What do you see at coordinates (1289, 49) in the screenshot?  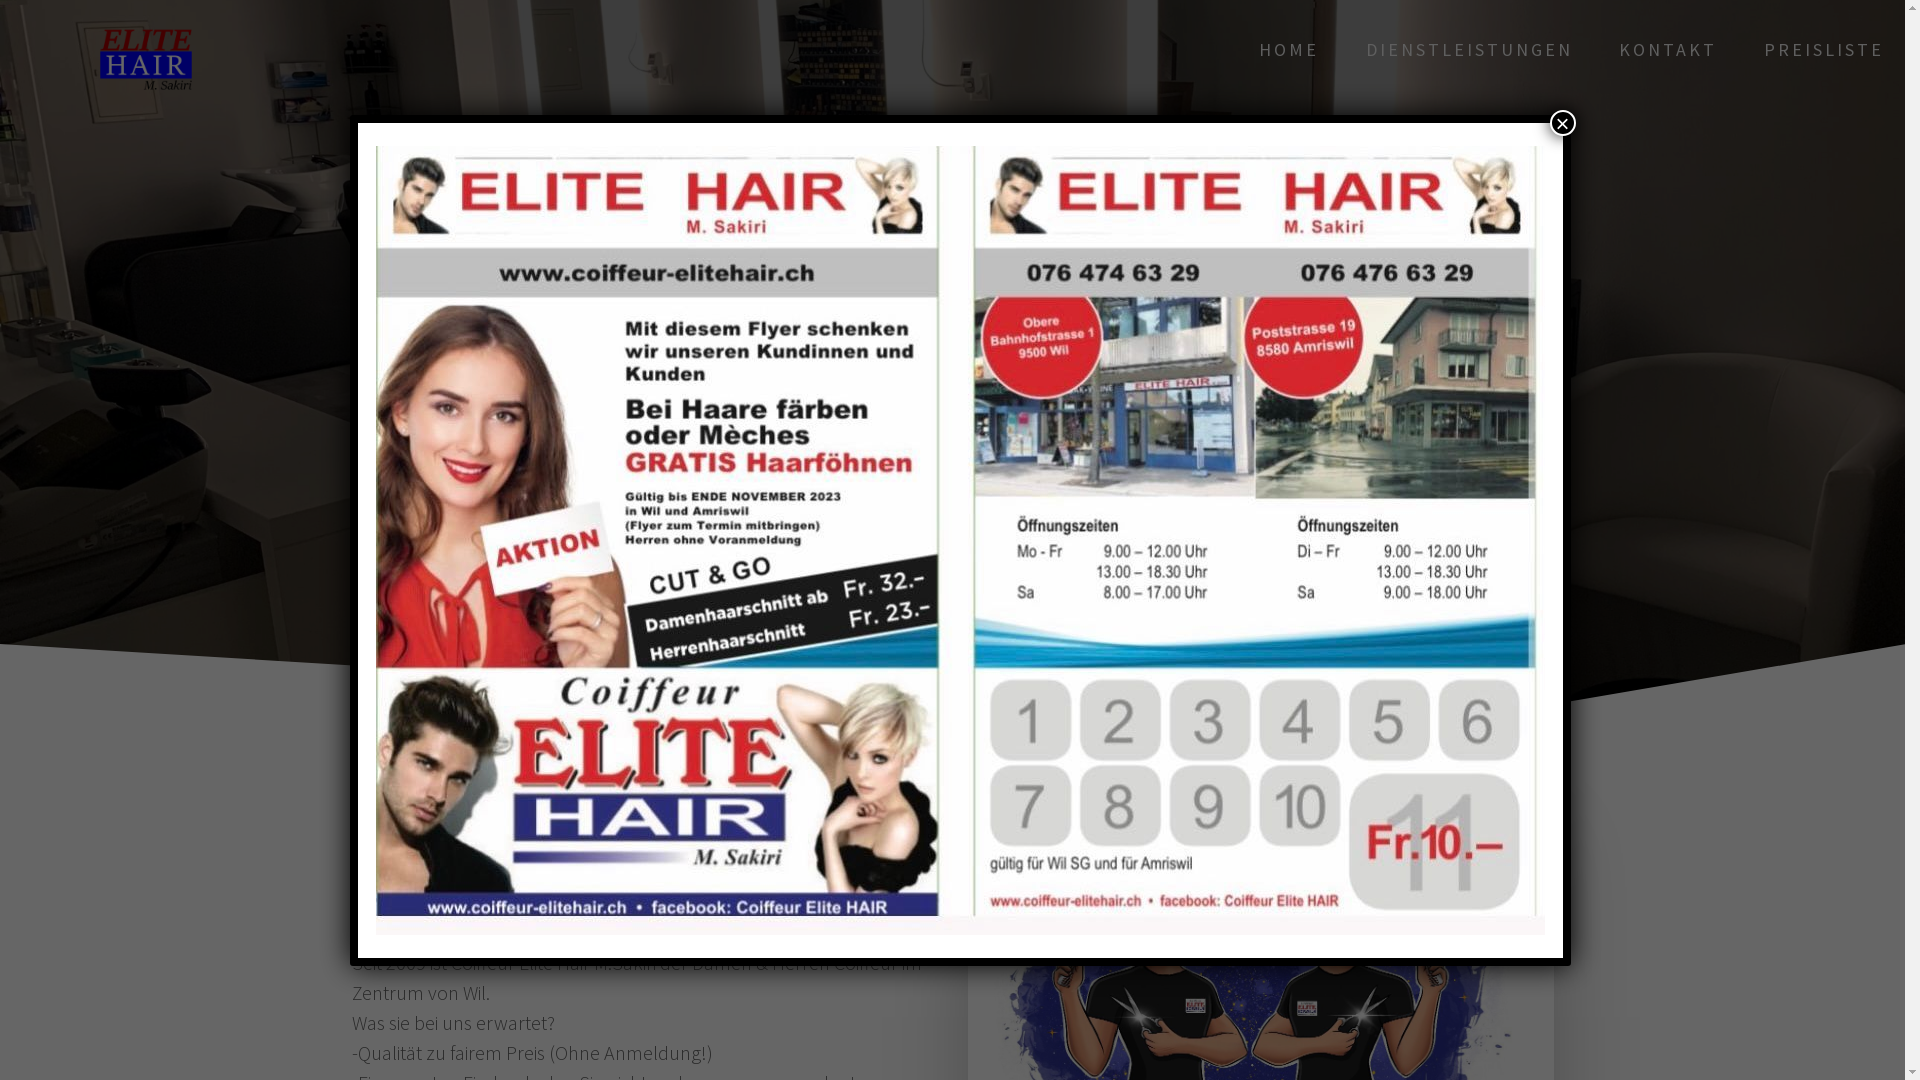 I see `'HOME'` at bounding box center [1289, 49].